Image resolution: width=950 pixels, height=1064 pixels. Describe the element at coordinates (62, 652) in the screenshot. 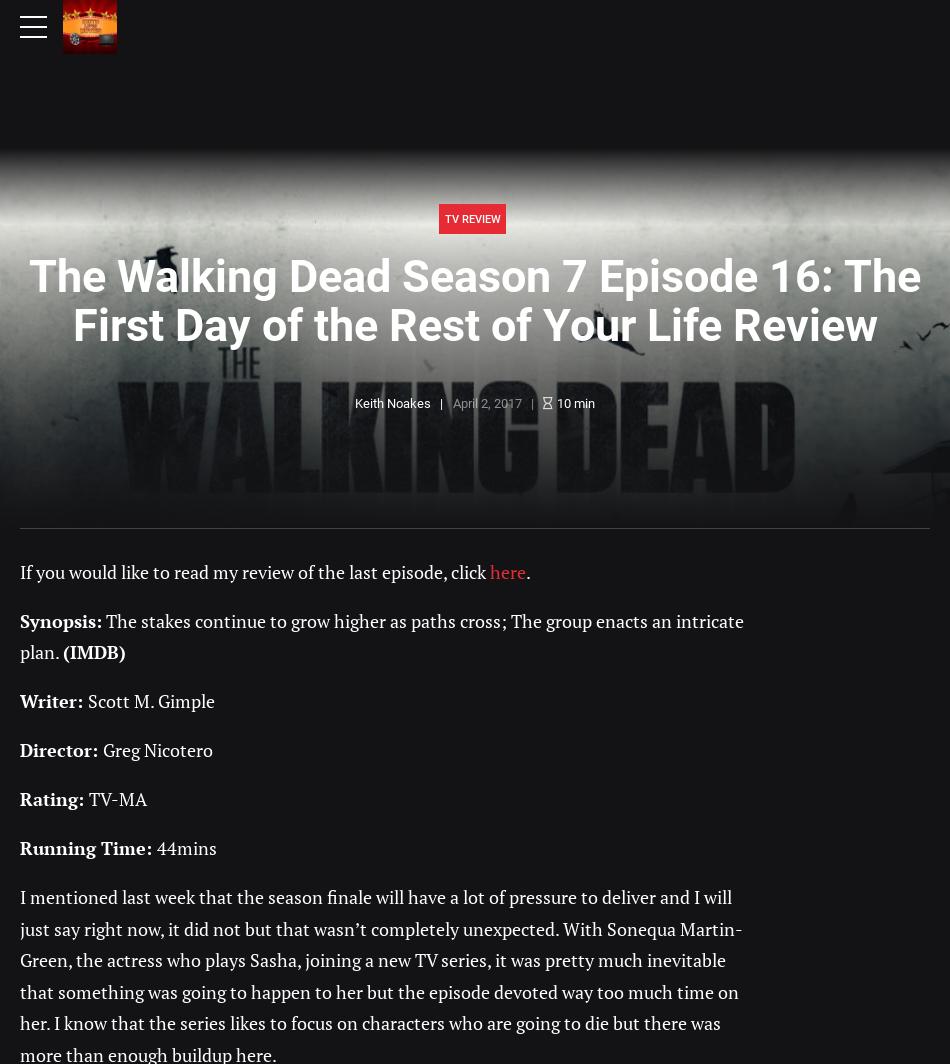

I see `'(IMDB)'` at that location.